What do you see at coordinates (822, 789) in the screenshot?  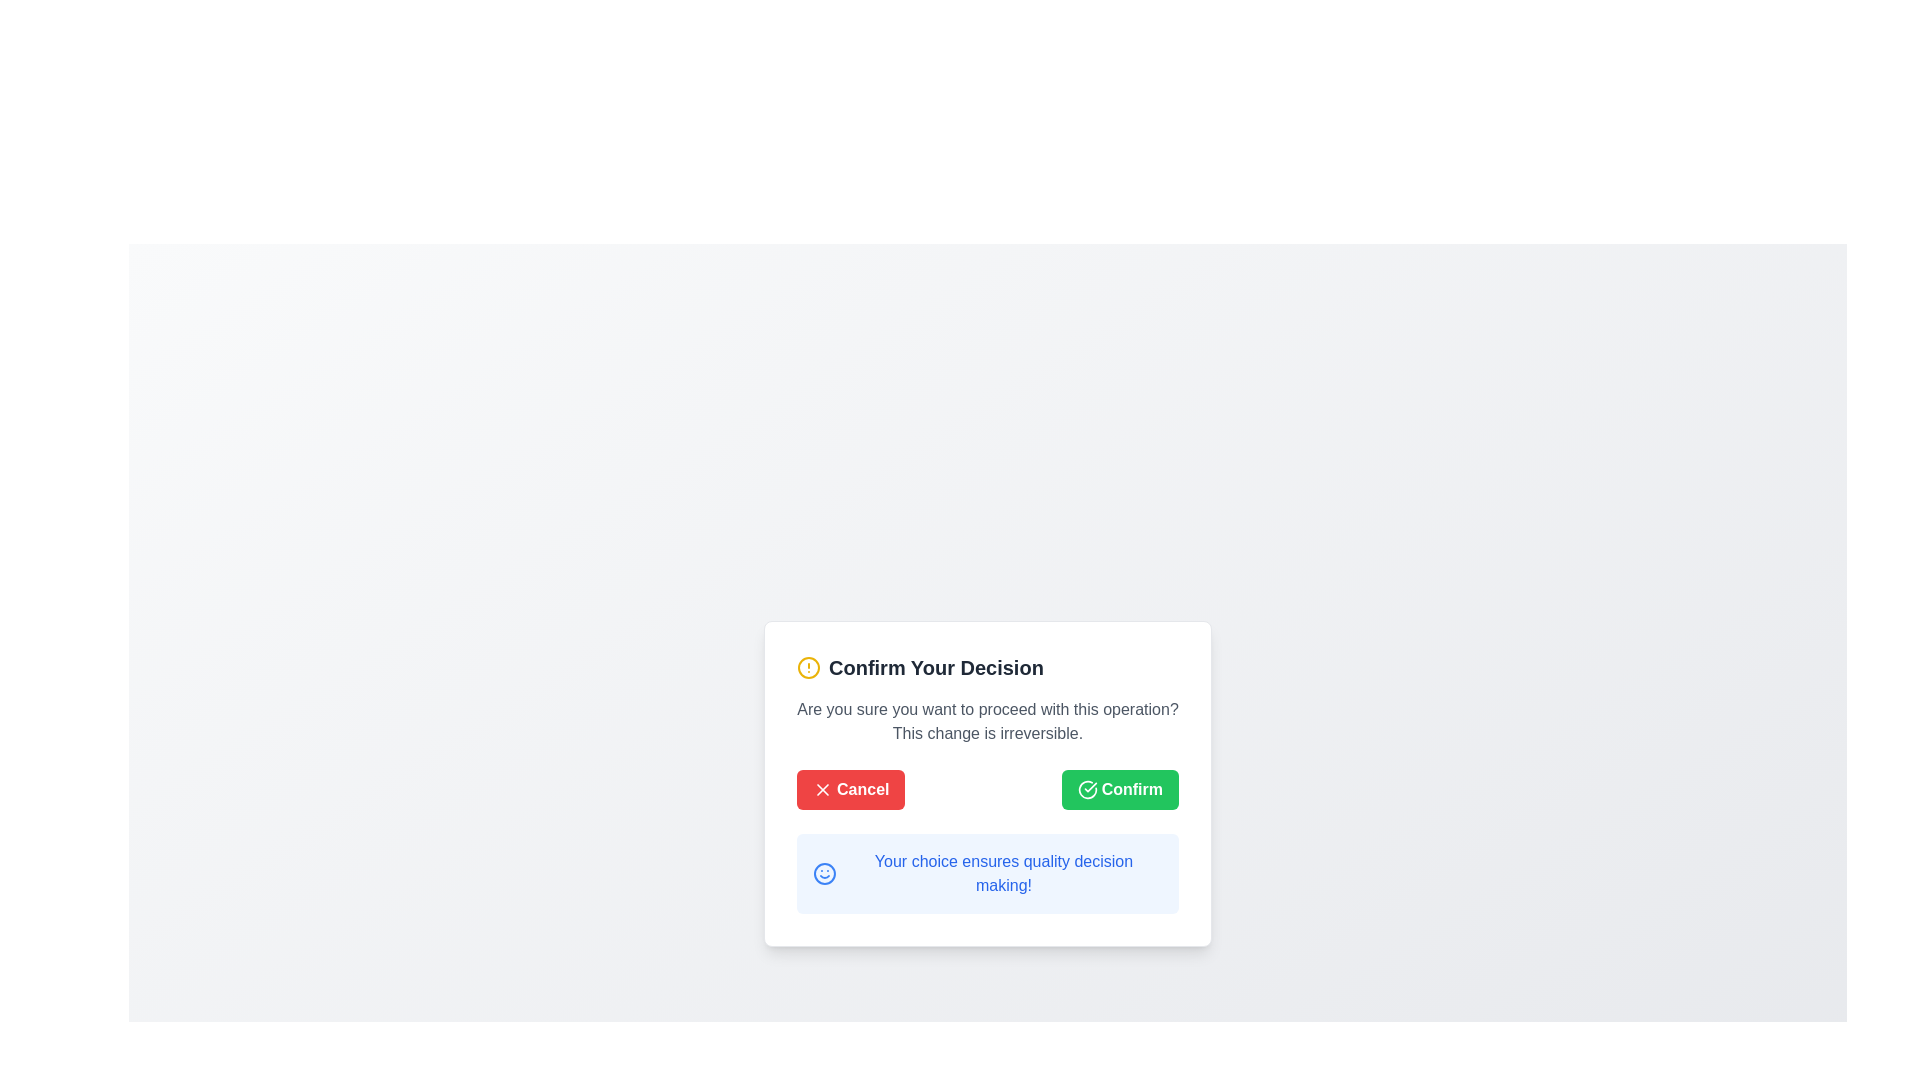 I see `the 'Cancel' button which contains a small 'X' icon representing a close or cancel action, located towards the left edge of the button` at bounding box center [822, 789].